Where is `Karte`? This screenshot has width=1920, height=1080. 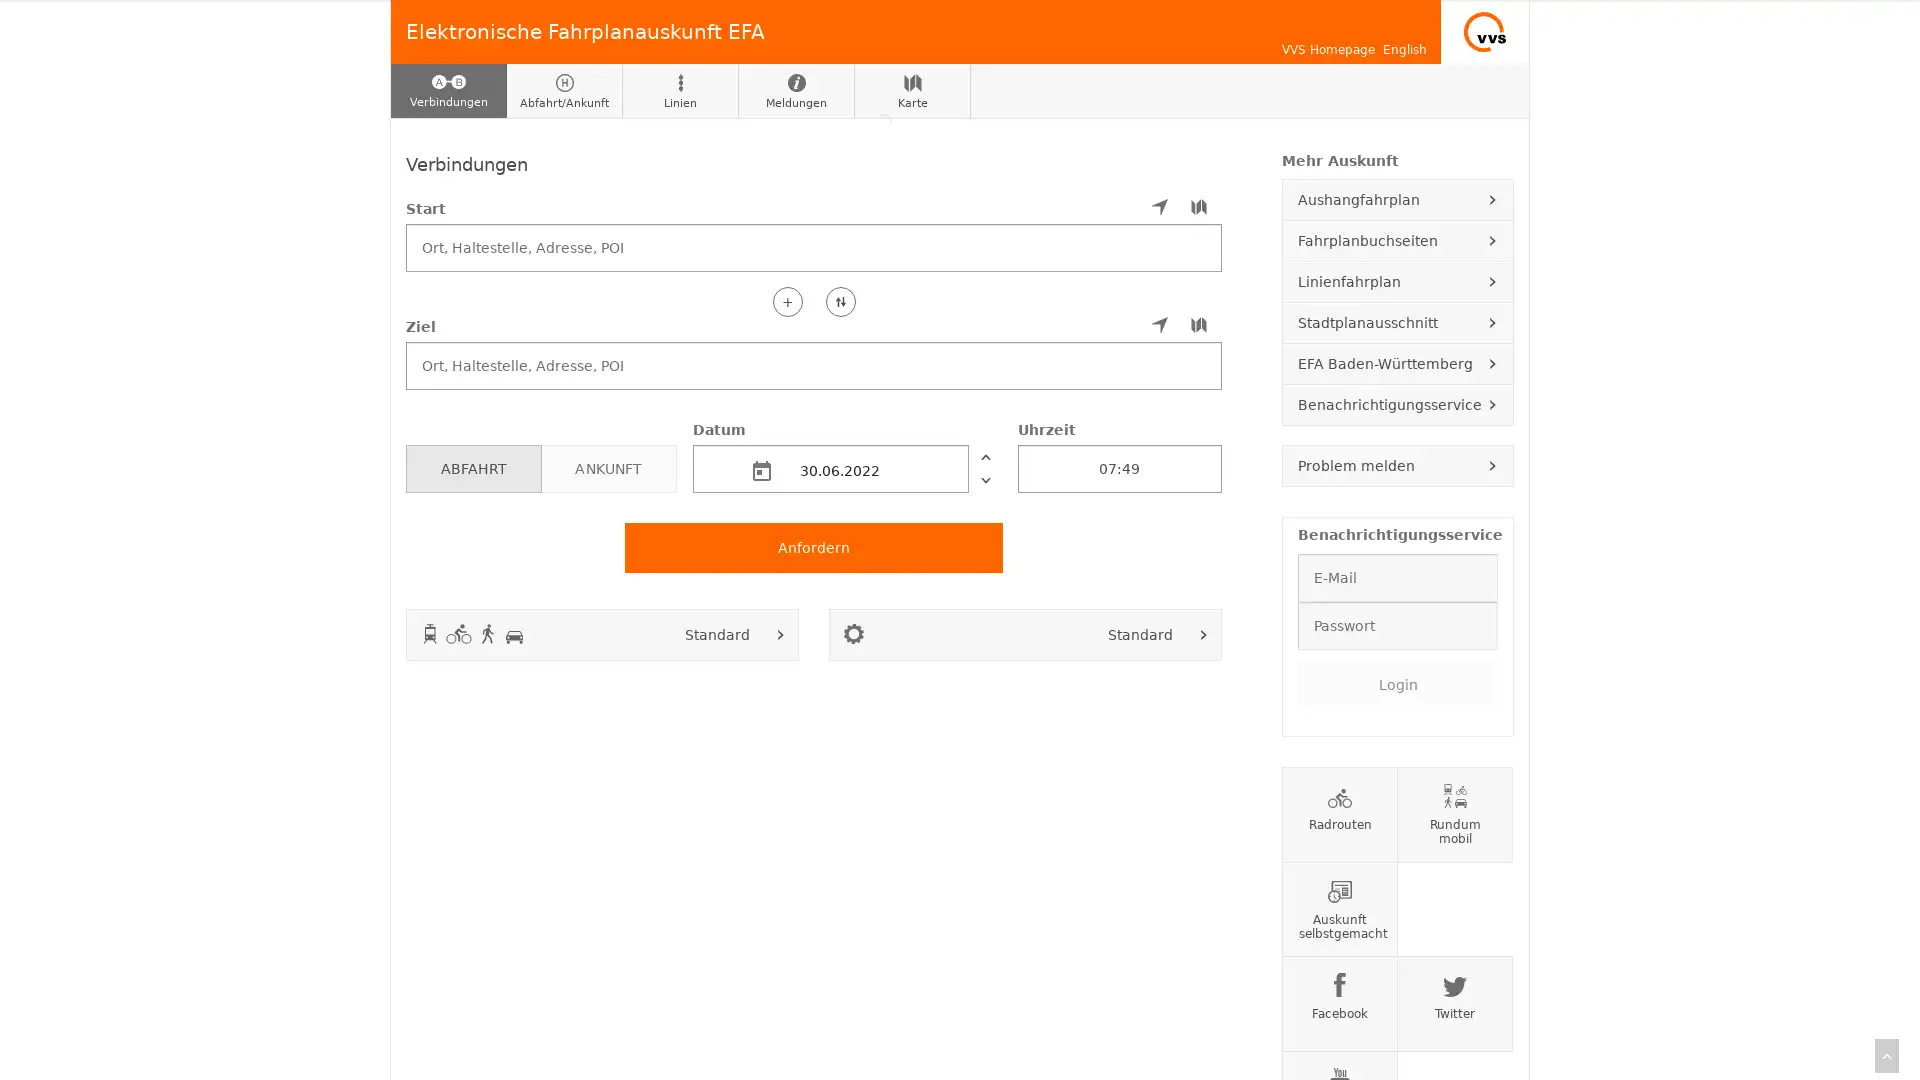 Karte is located at coordinates (911, 91).